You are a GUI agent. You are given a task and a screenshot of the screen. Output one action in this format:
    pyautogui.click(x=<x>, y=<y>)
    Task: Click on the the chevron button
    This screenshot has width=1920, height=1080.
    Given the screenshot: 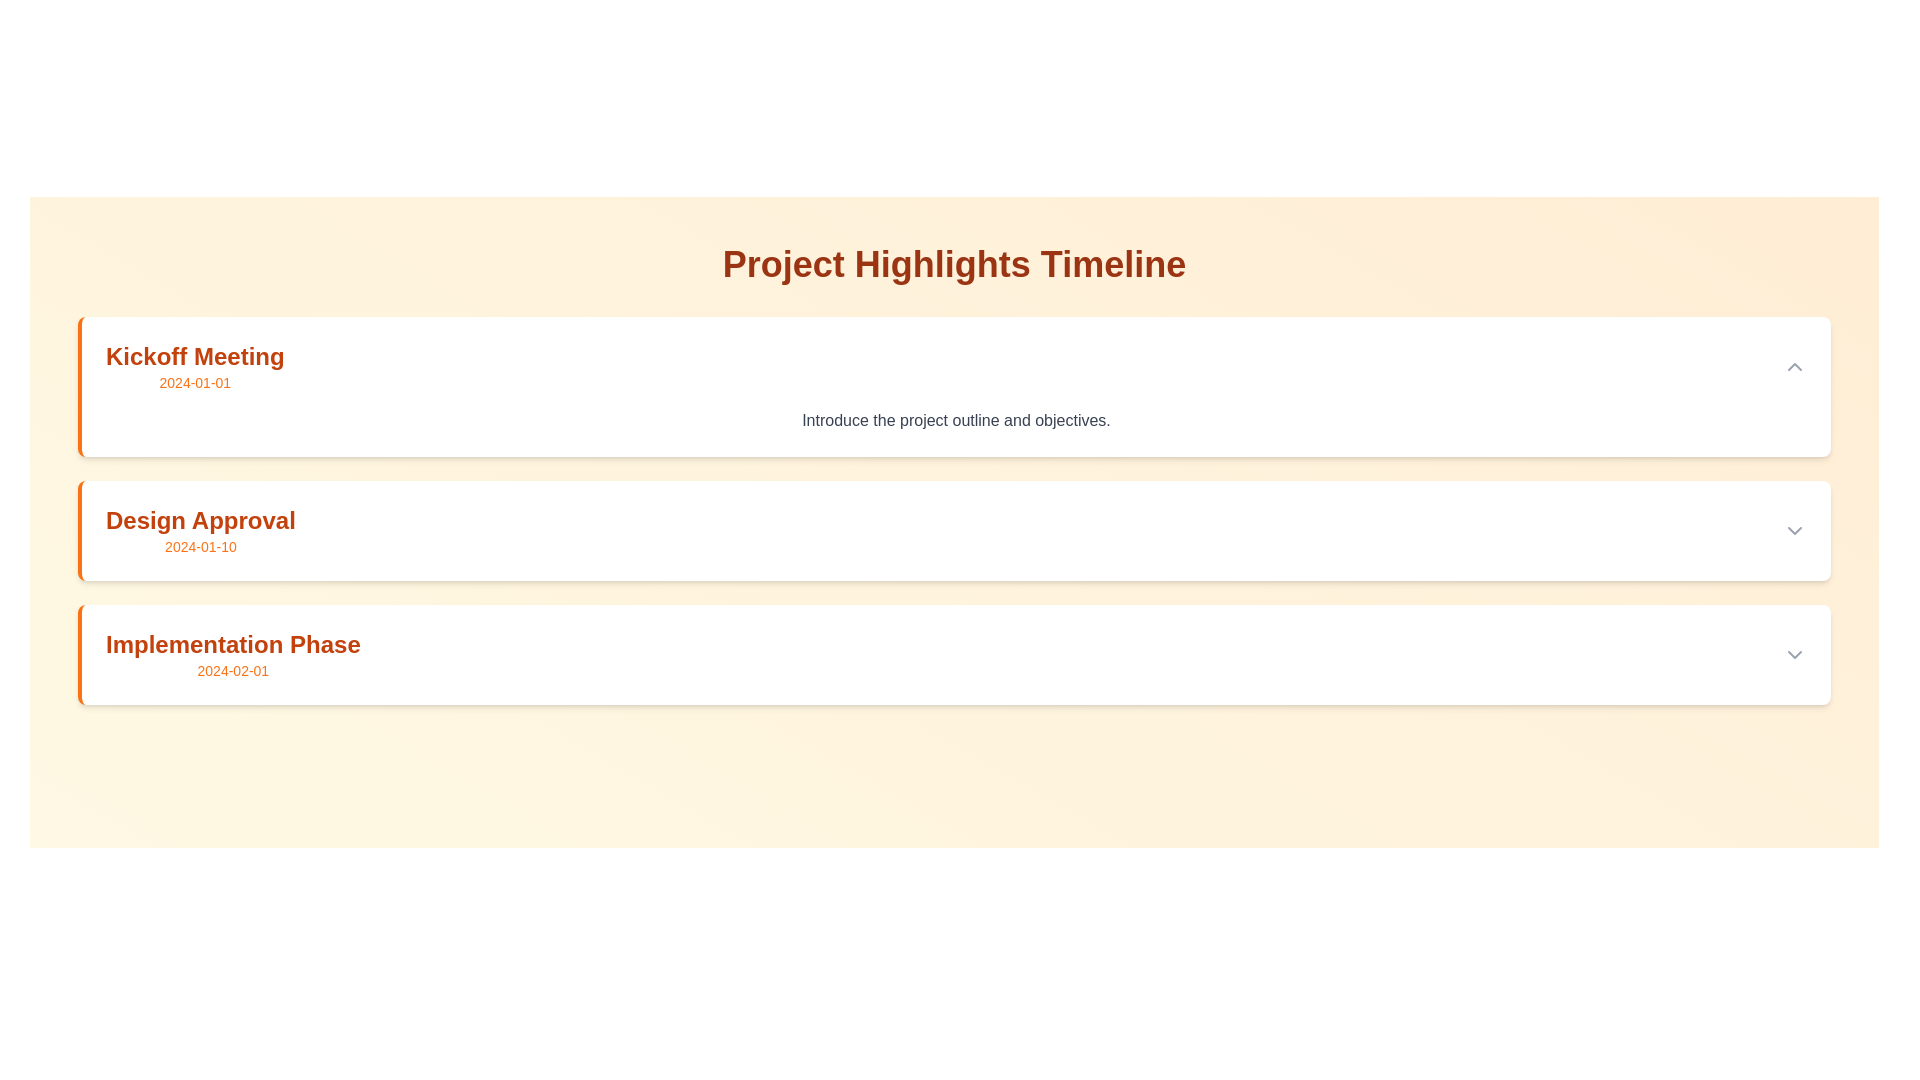 What is the action you would take?
    pyautogui.click(x=1795, y=530)
    